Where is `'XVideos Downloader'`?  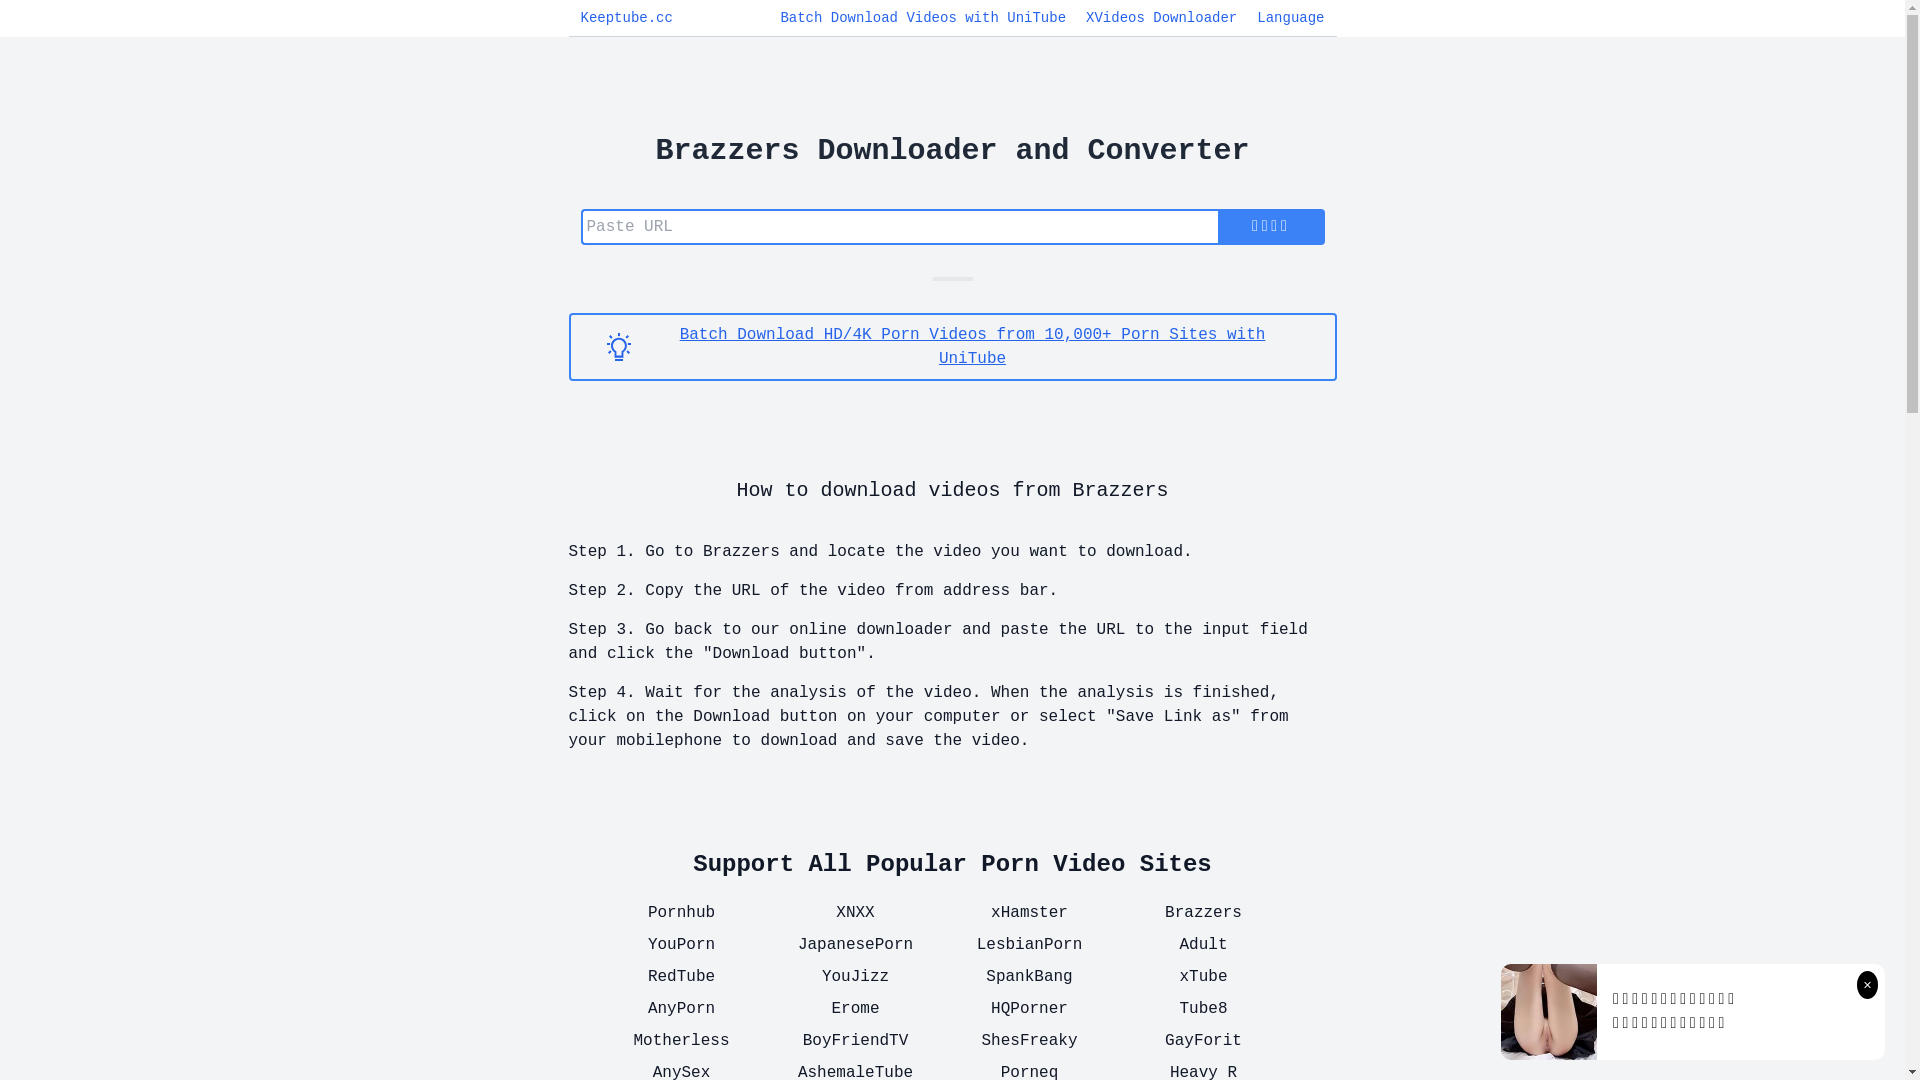 'XVideos Downloader' is located at coordinates (1161, 18).